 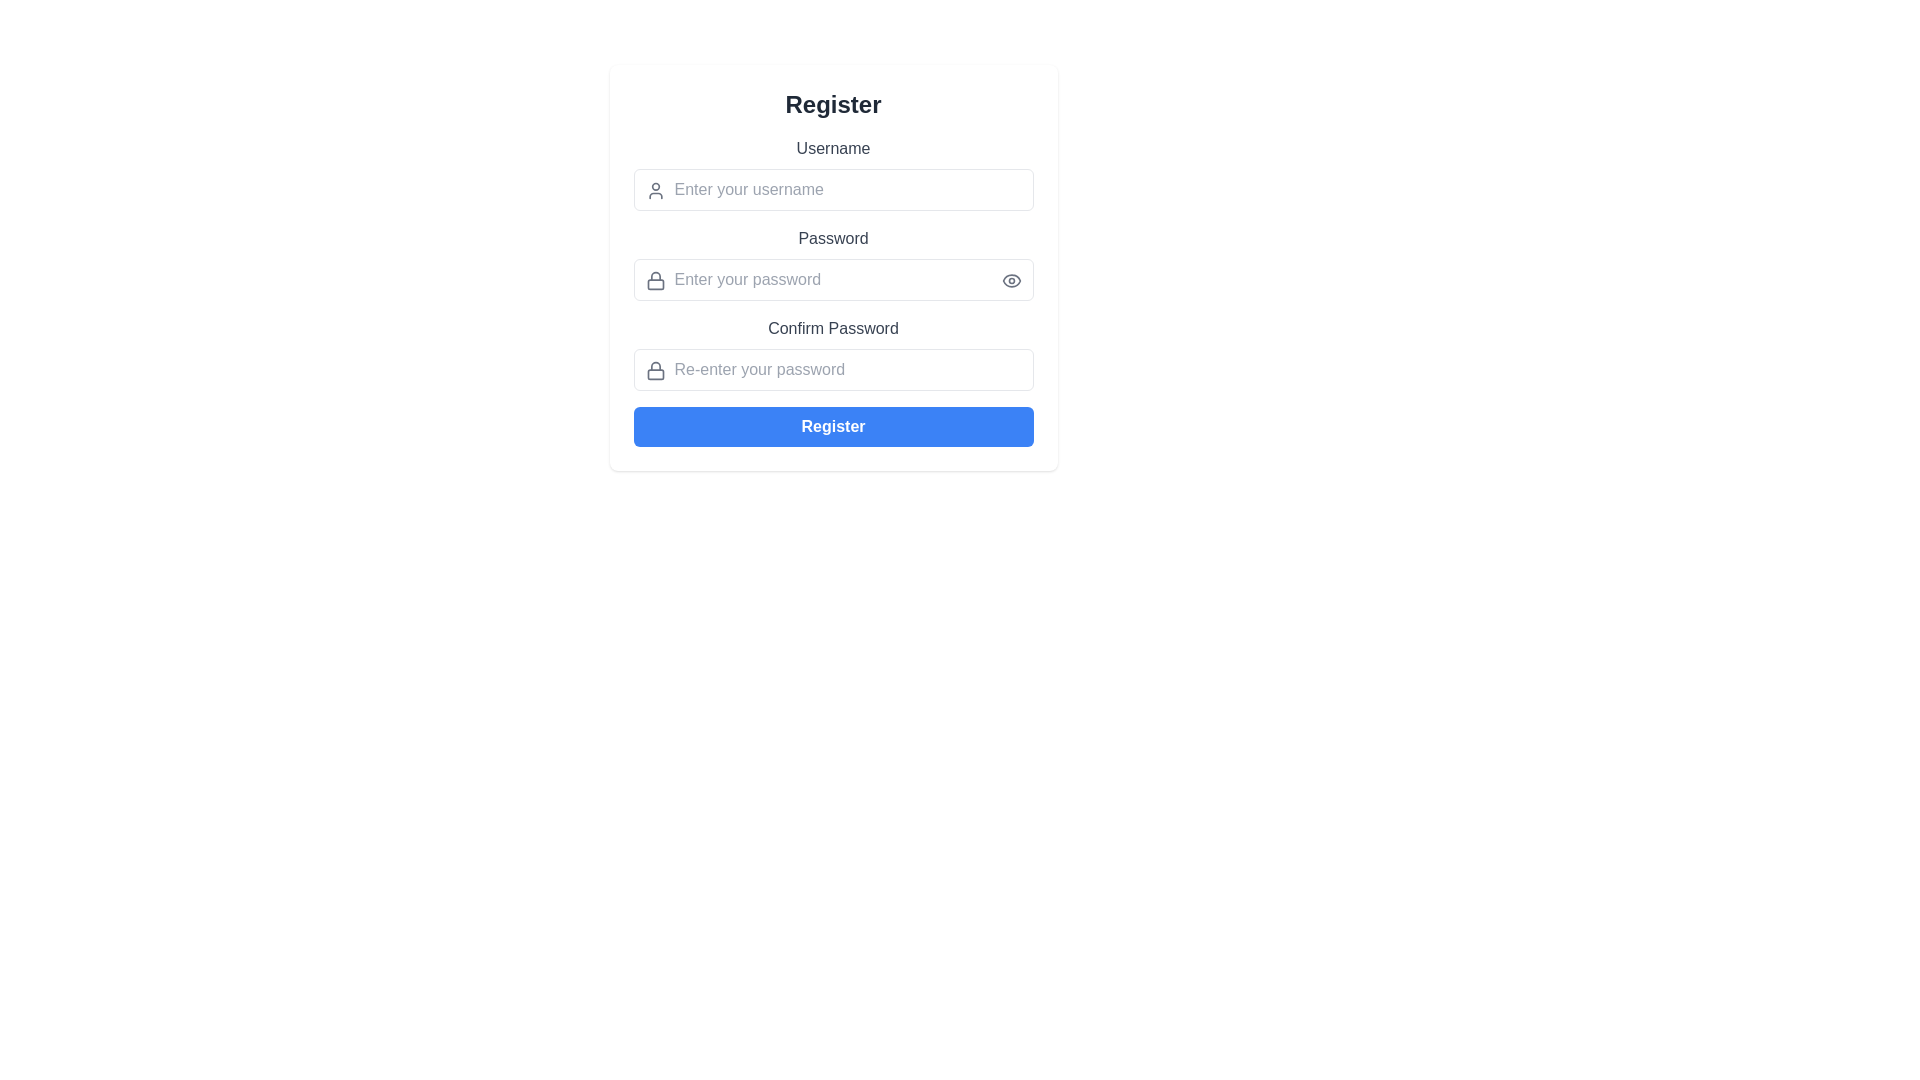 What do you see at coordinates (833, 104) in the screenshot?
I see `the 'Register' label, which is a bold, large text element in dark gray color, positioned at the top of the registration form` at bounding box center [833, 104].